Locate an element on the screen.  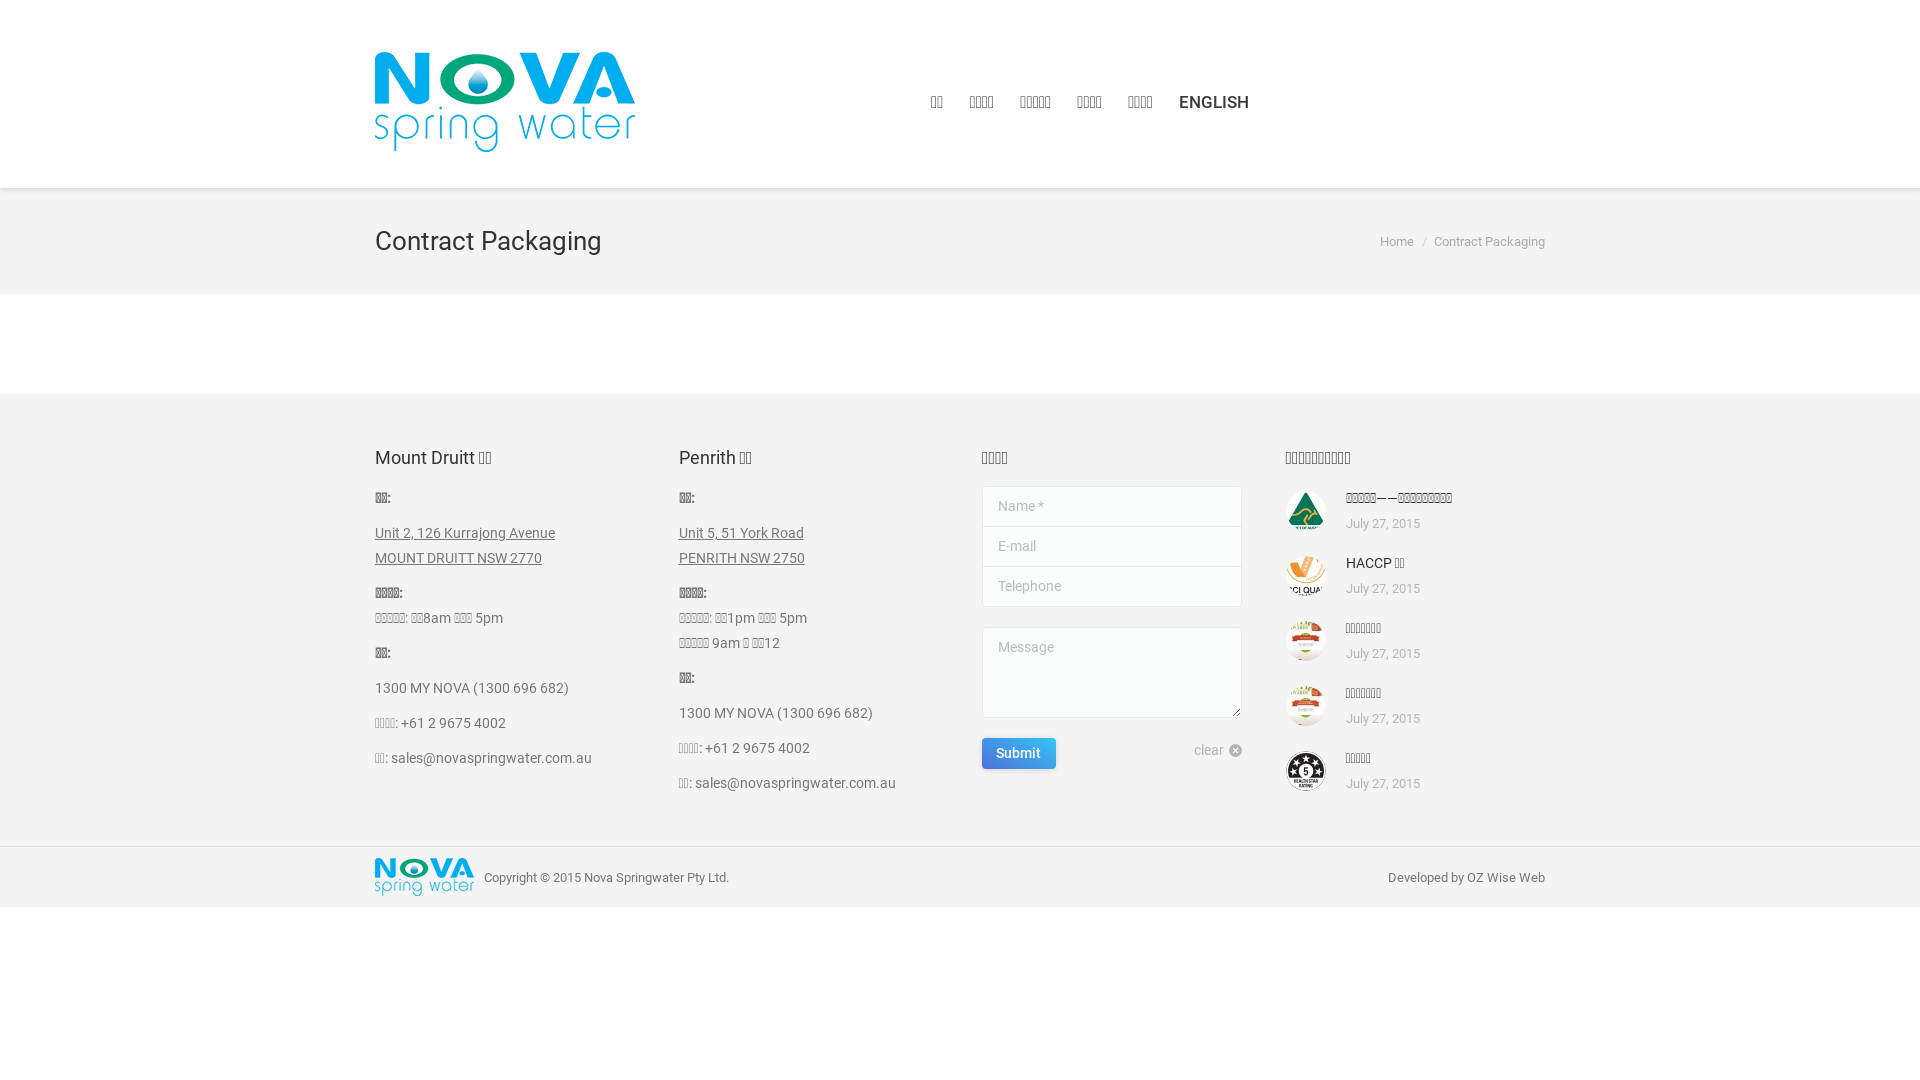
'clear' is located at coordinates (1217, 750).